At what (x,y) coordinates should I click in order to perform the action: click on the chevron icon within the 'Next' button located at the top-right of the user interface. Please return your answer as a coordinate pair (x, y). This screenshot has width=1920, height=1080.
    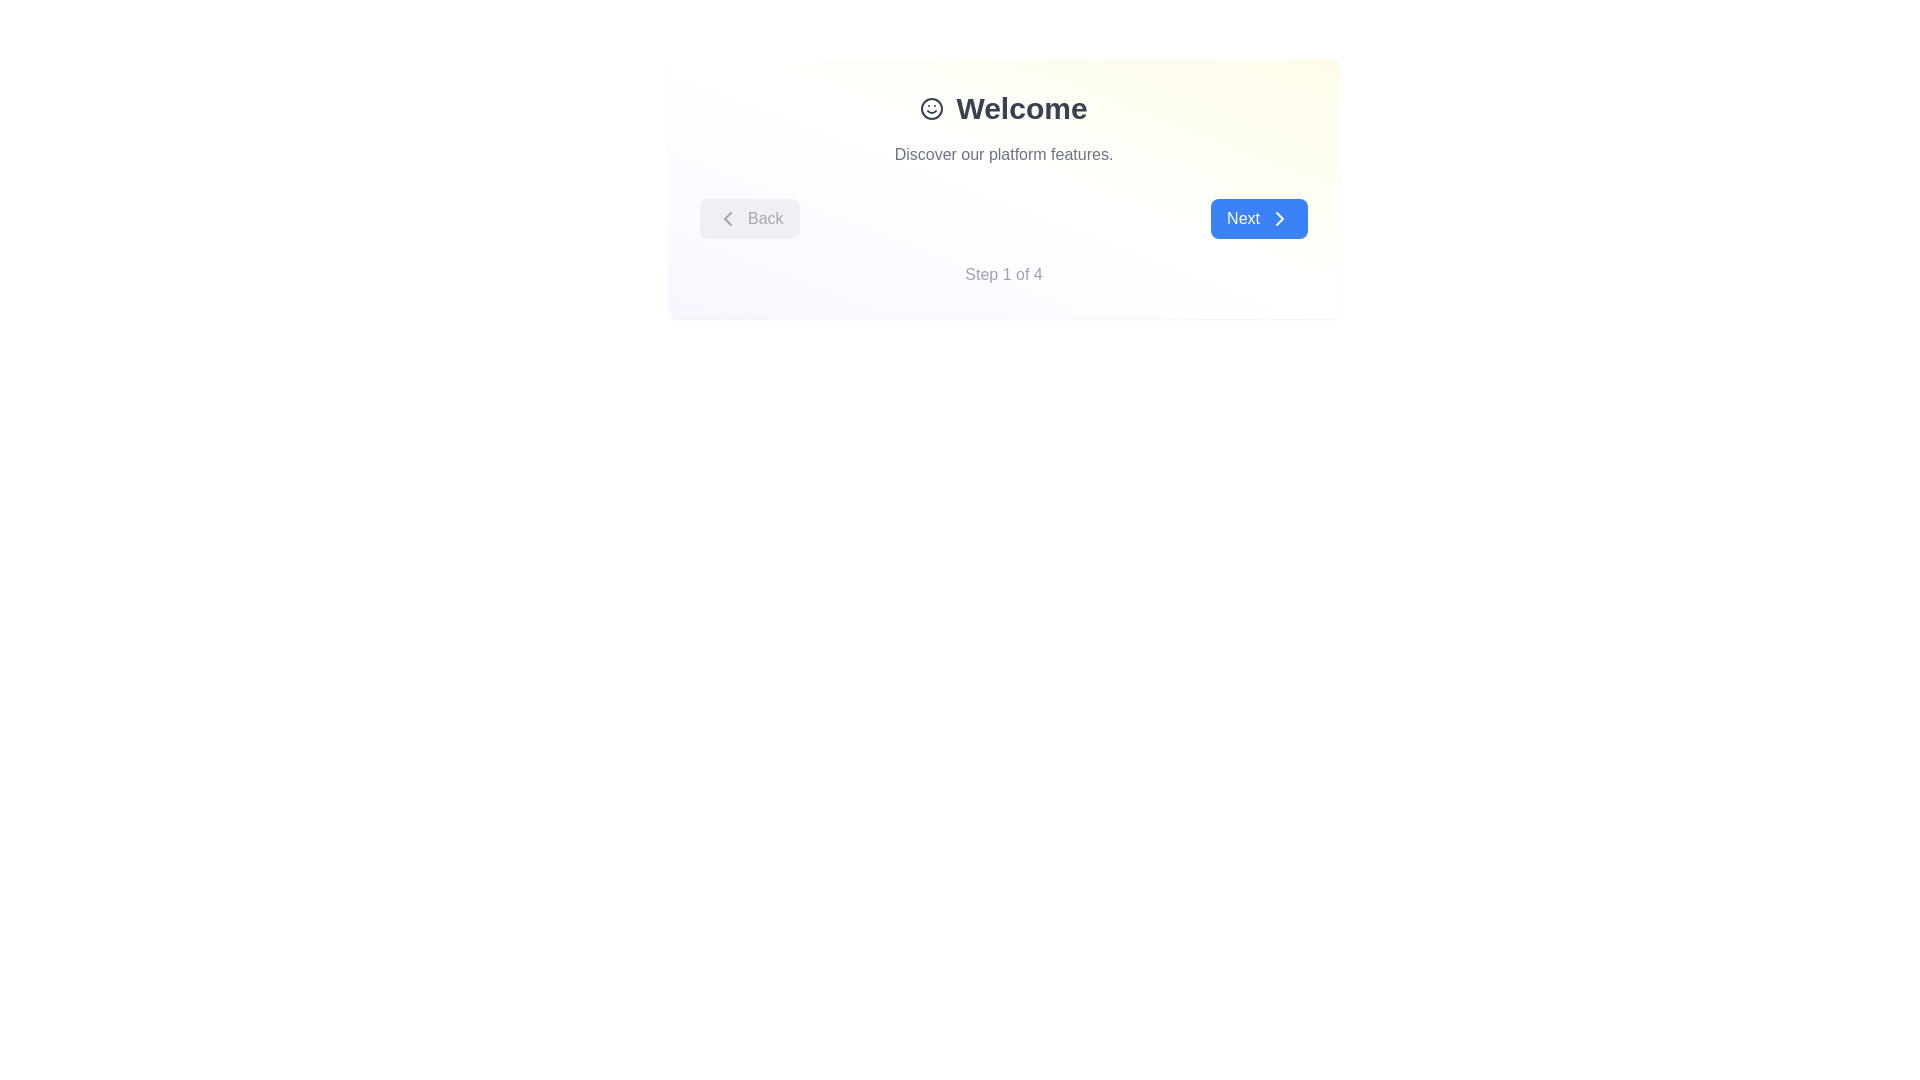
    Looking at the image, I should click on (1280, 219).